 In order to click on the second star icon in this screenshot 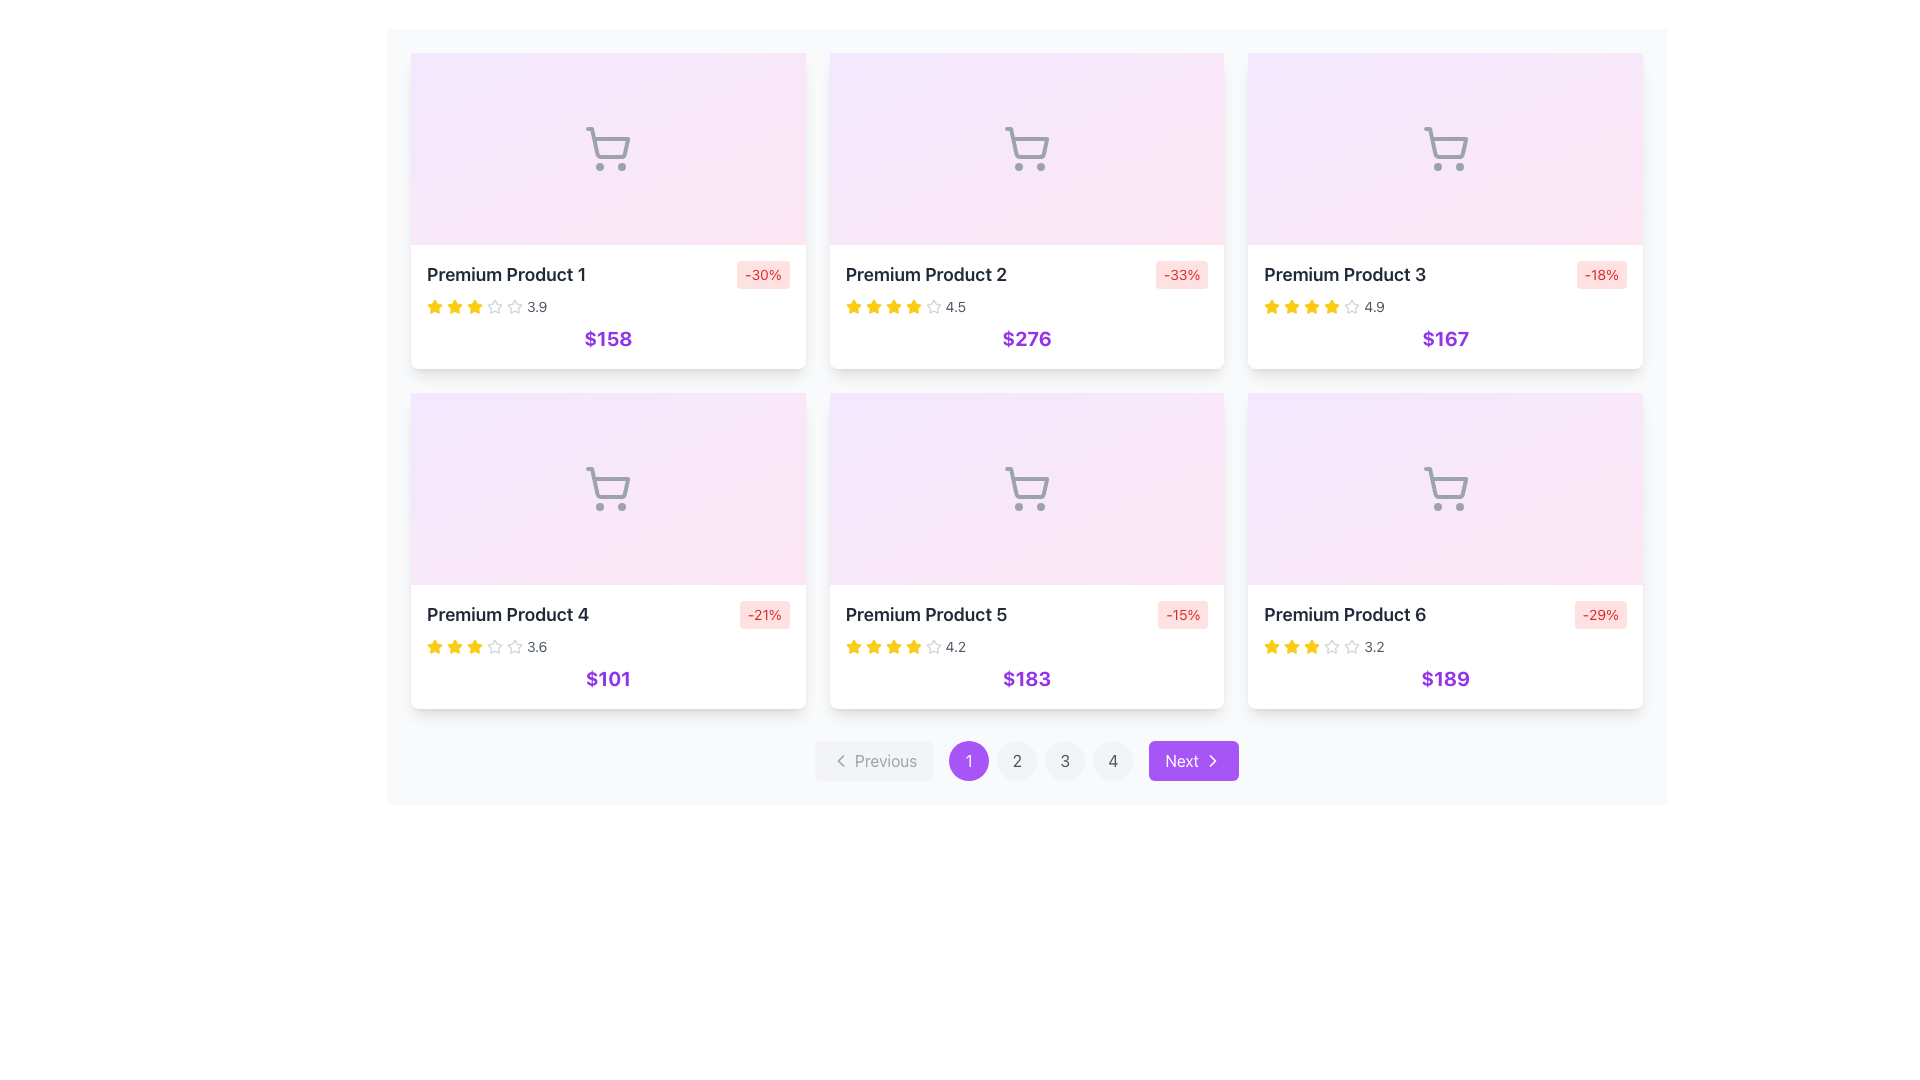, I will do `click(932, 306)`.